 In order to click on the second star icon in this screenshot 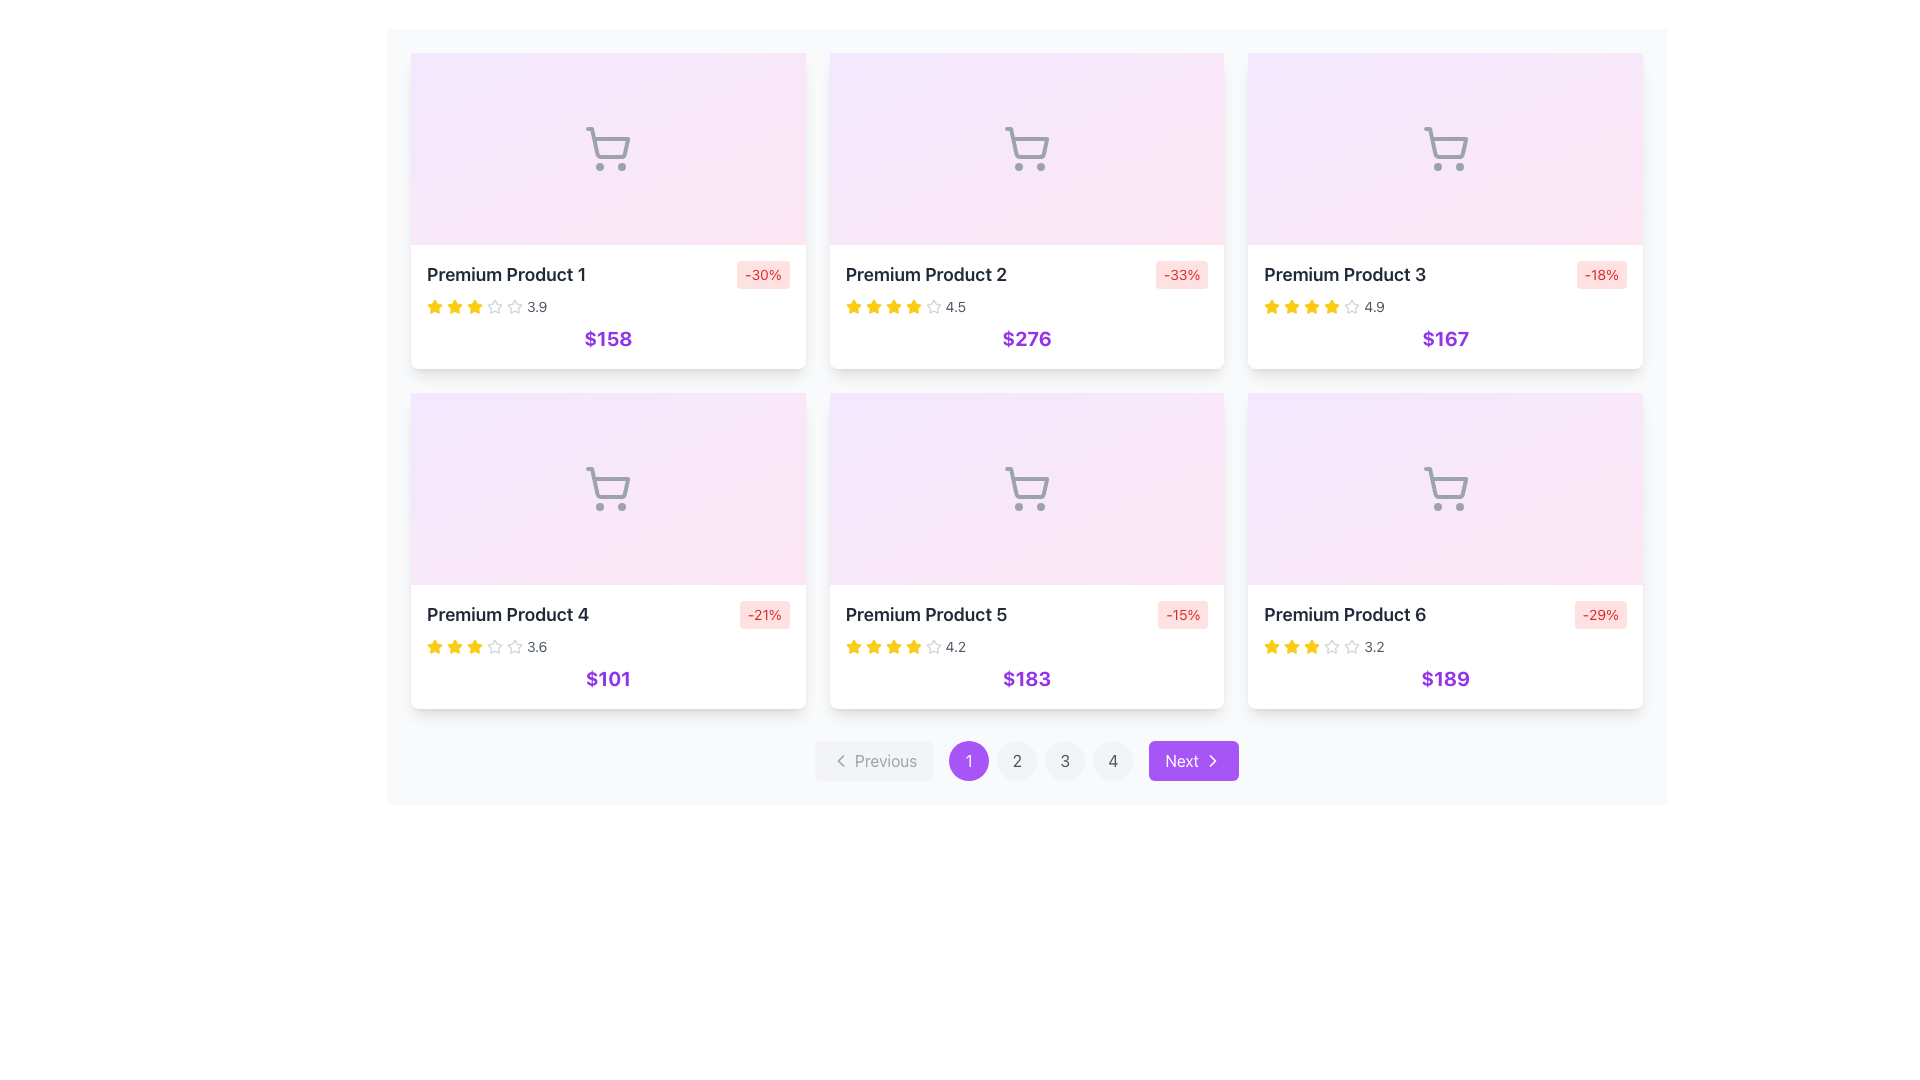, I will do `click(932, 306)`.